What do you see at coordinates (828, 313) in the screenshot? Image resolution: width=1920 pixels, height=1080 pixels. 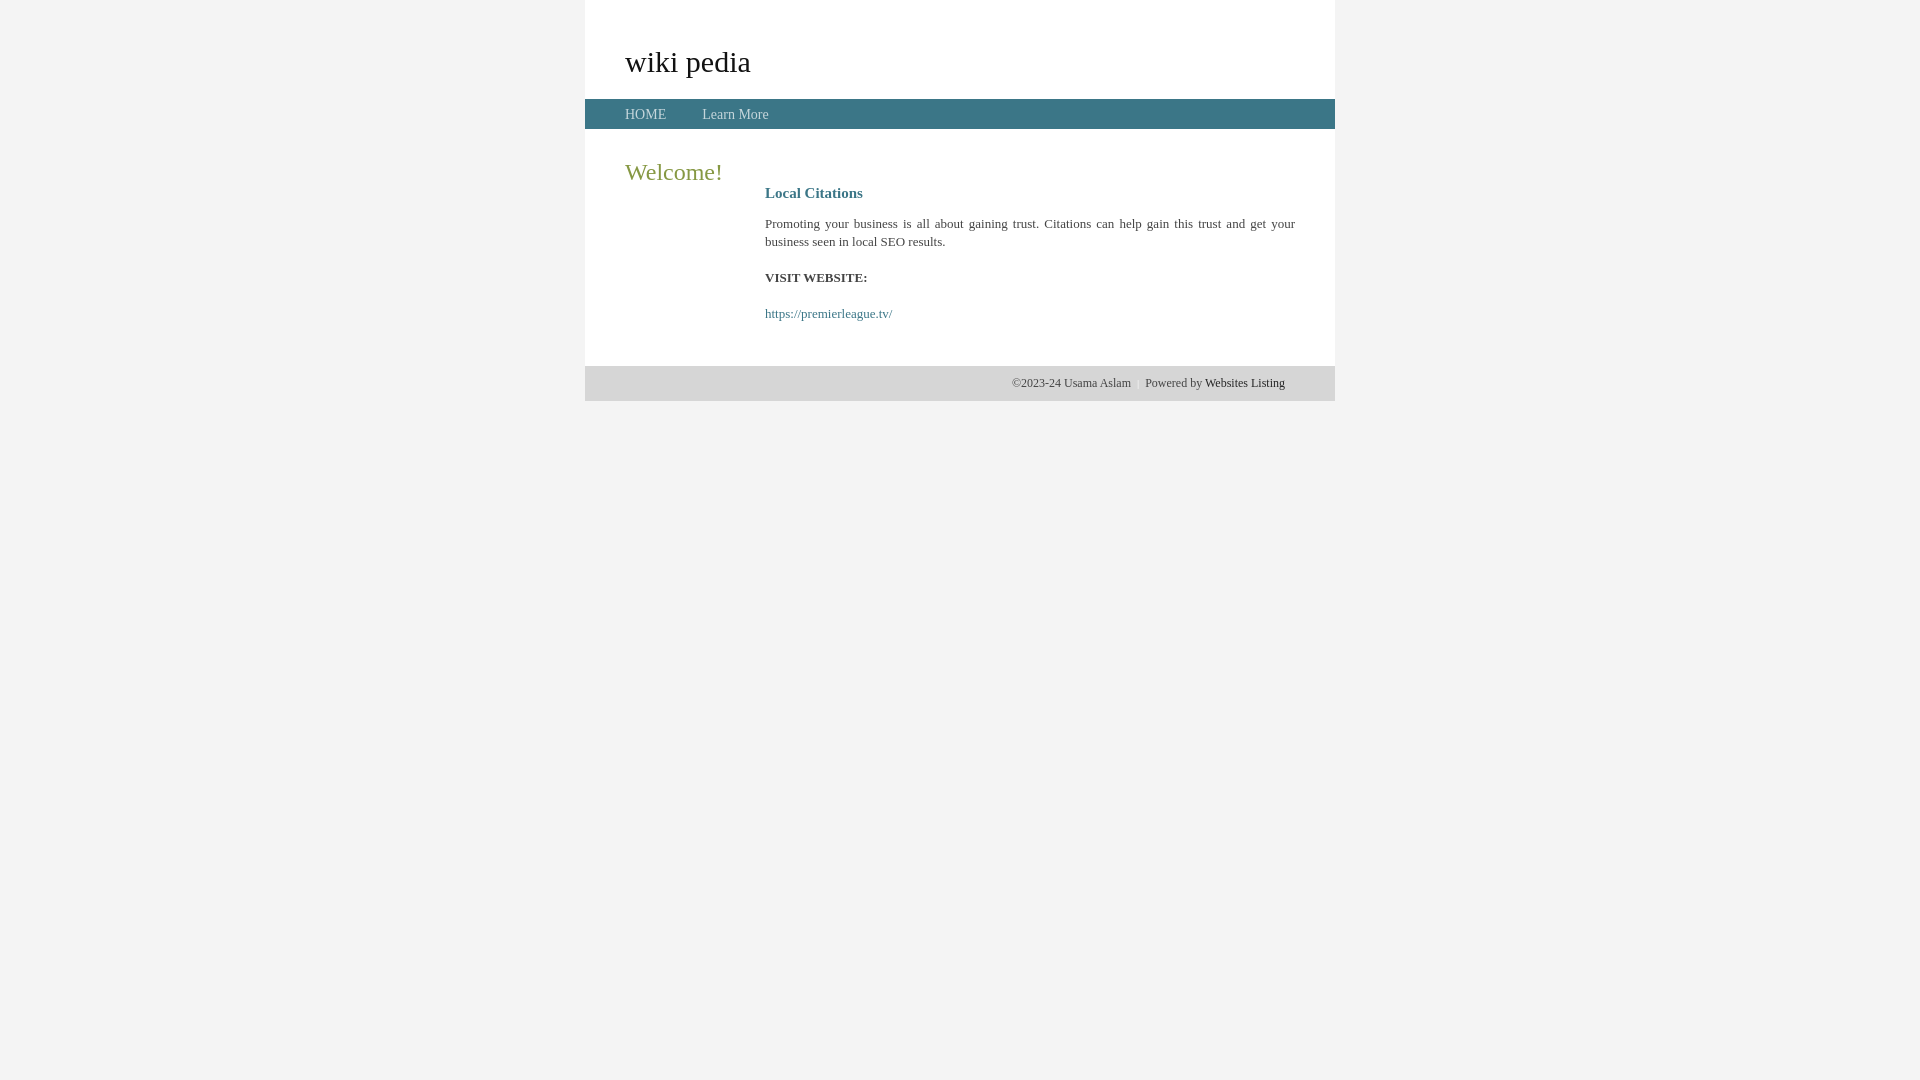 I see `'https://premierleague.tv/'` at bounding box center [828, 313].